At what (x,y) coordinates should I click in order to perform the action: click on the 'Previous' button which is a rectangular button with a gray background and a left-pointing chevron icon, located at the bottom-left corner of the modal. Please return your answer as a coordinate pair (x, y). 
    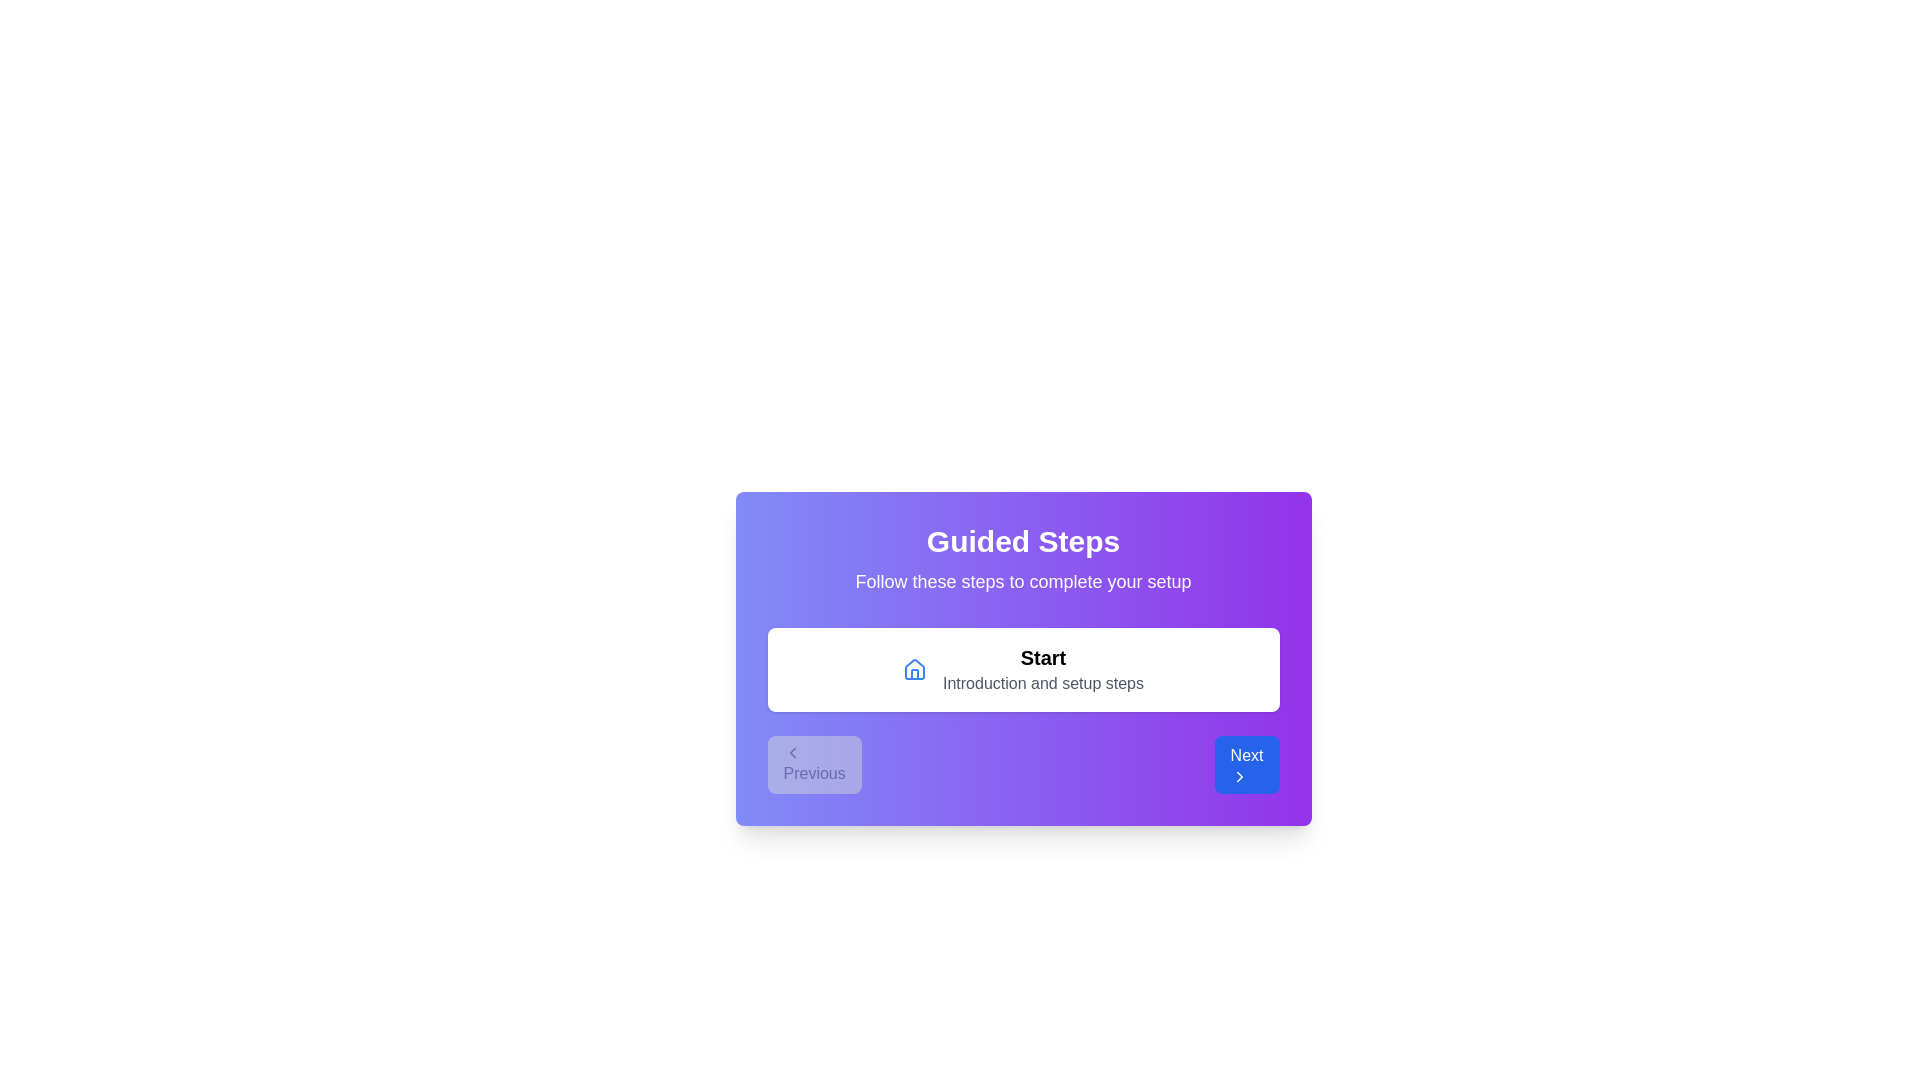
    Looking at the image, I should click on (814, 764).